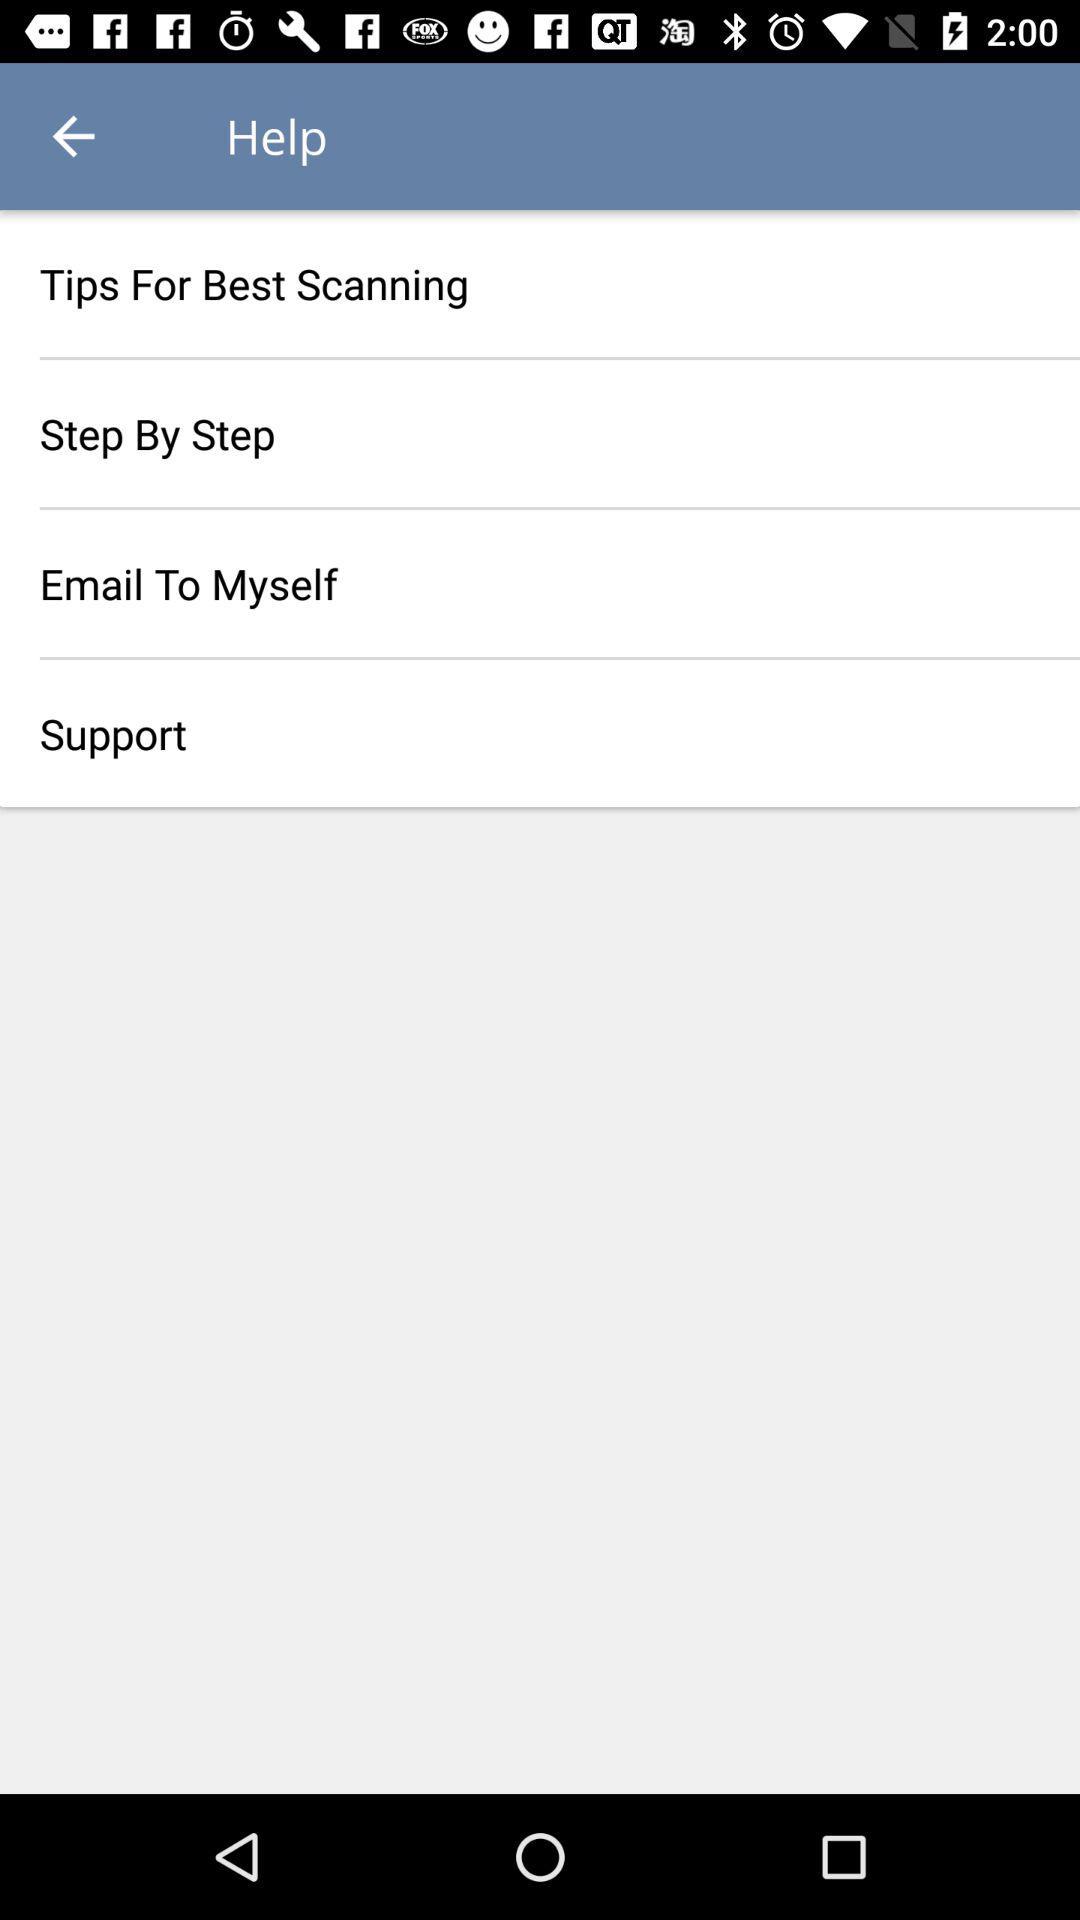 The width and height of the screenshot is (1080, 1920). Describe the element at coordinates (540, 582) in the screenshot. I see `item above the support icon` at that location.